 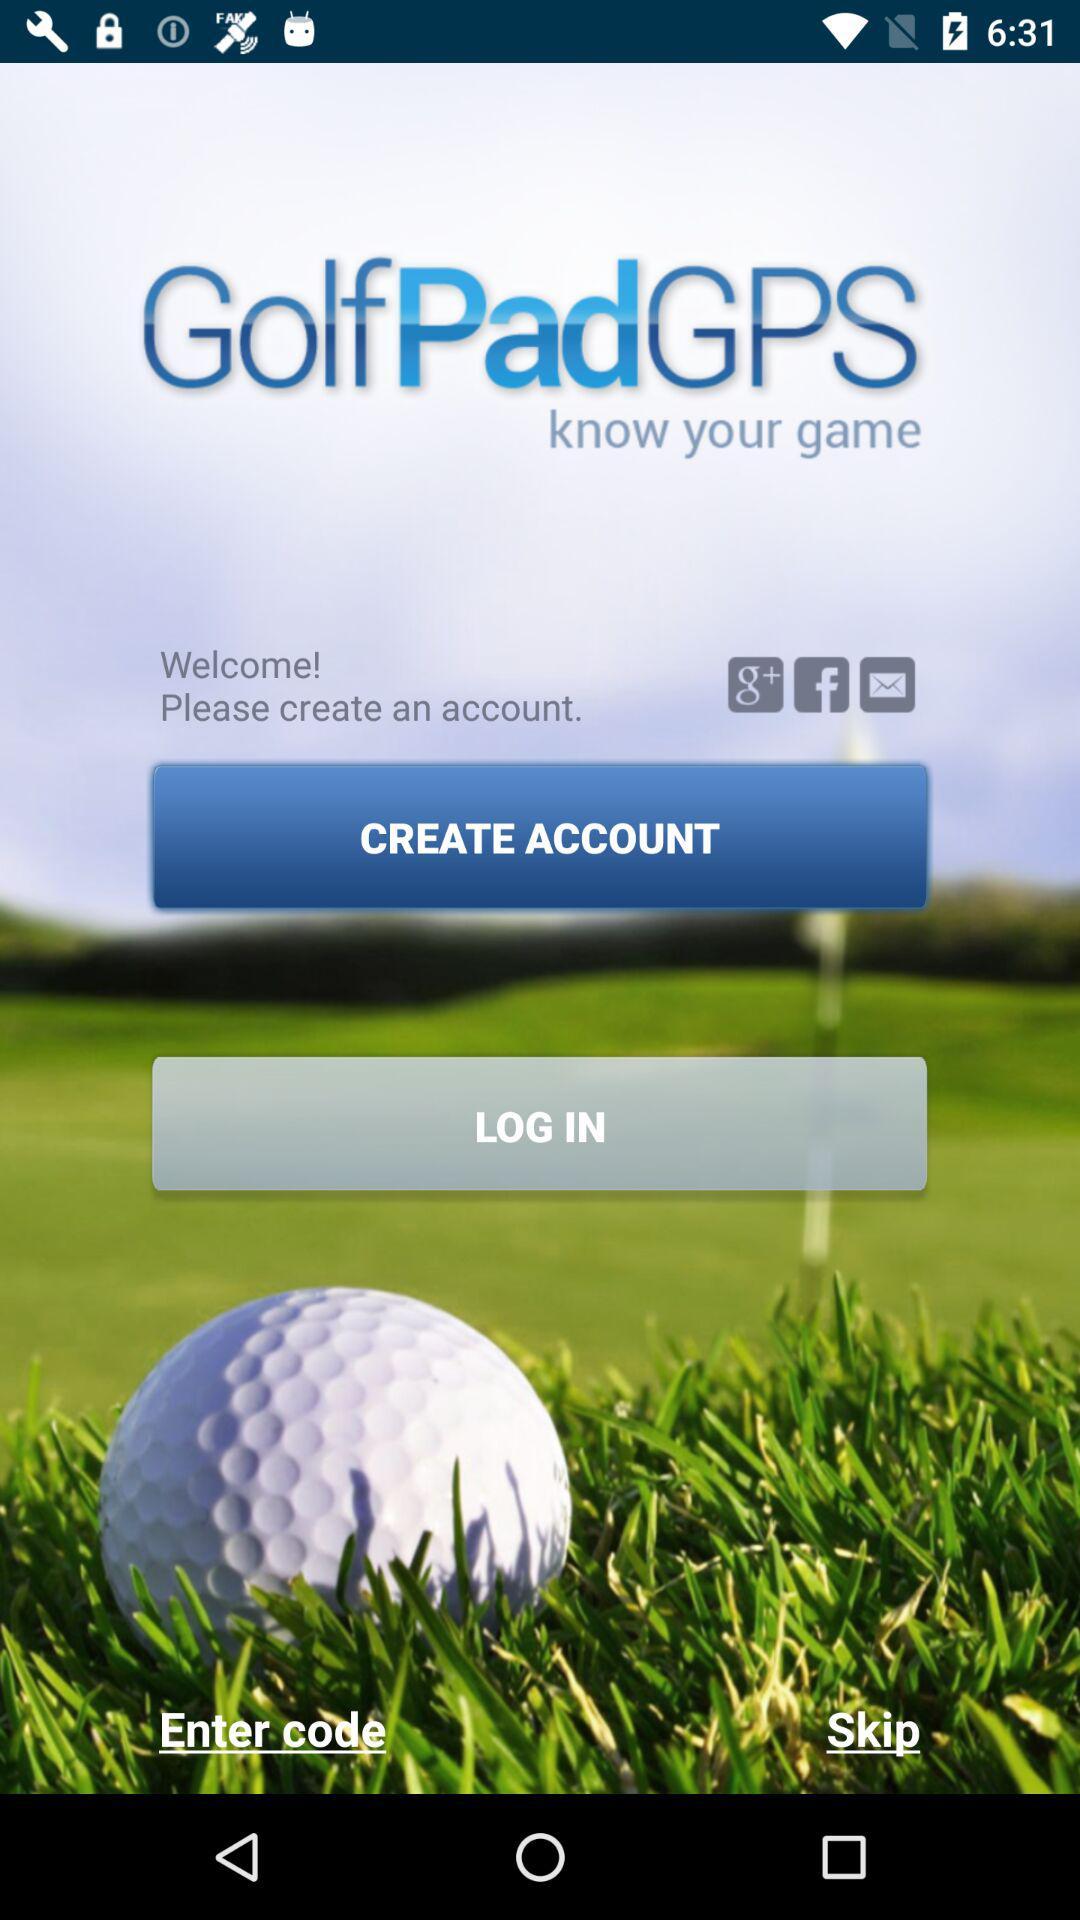 I want to click on icon at the bottom left corner, so click(x=348, y=1727).